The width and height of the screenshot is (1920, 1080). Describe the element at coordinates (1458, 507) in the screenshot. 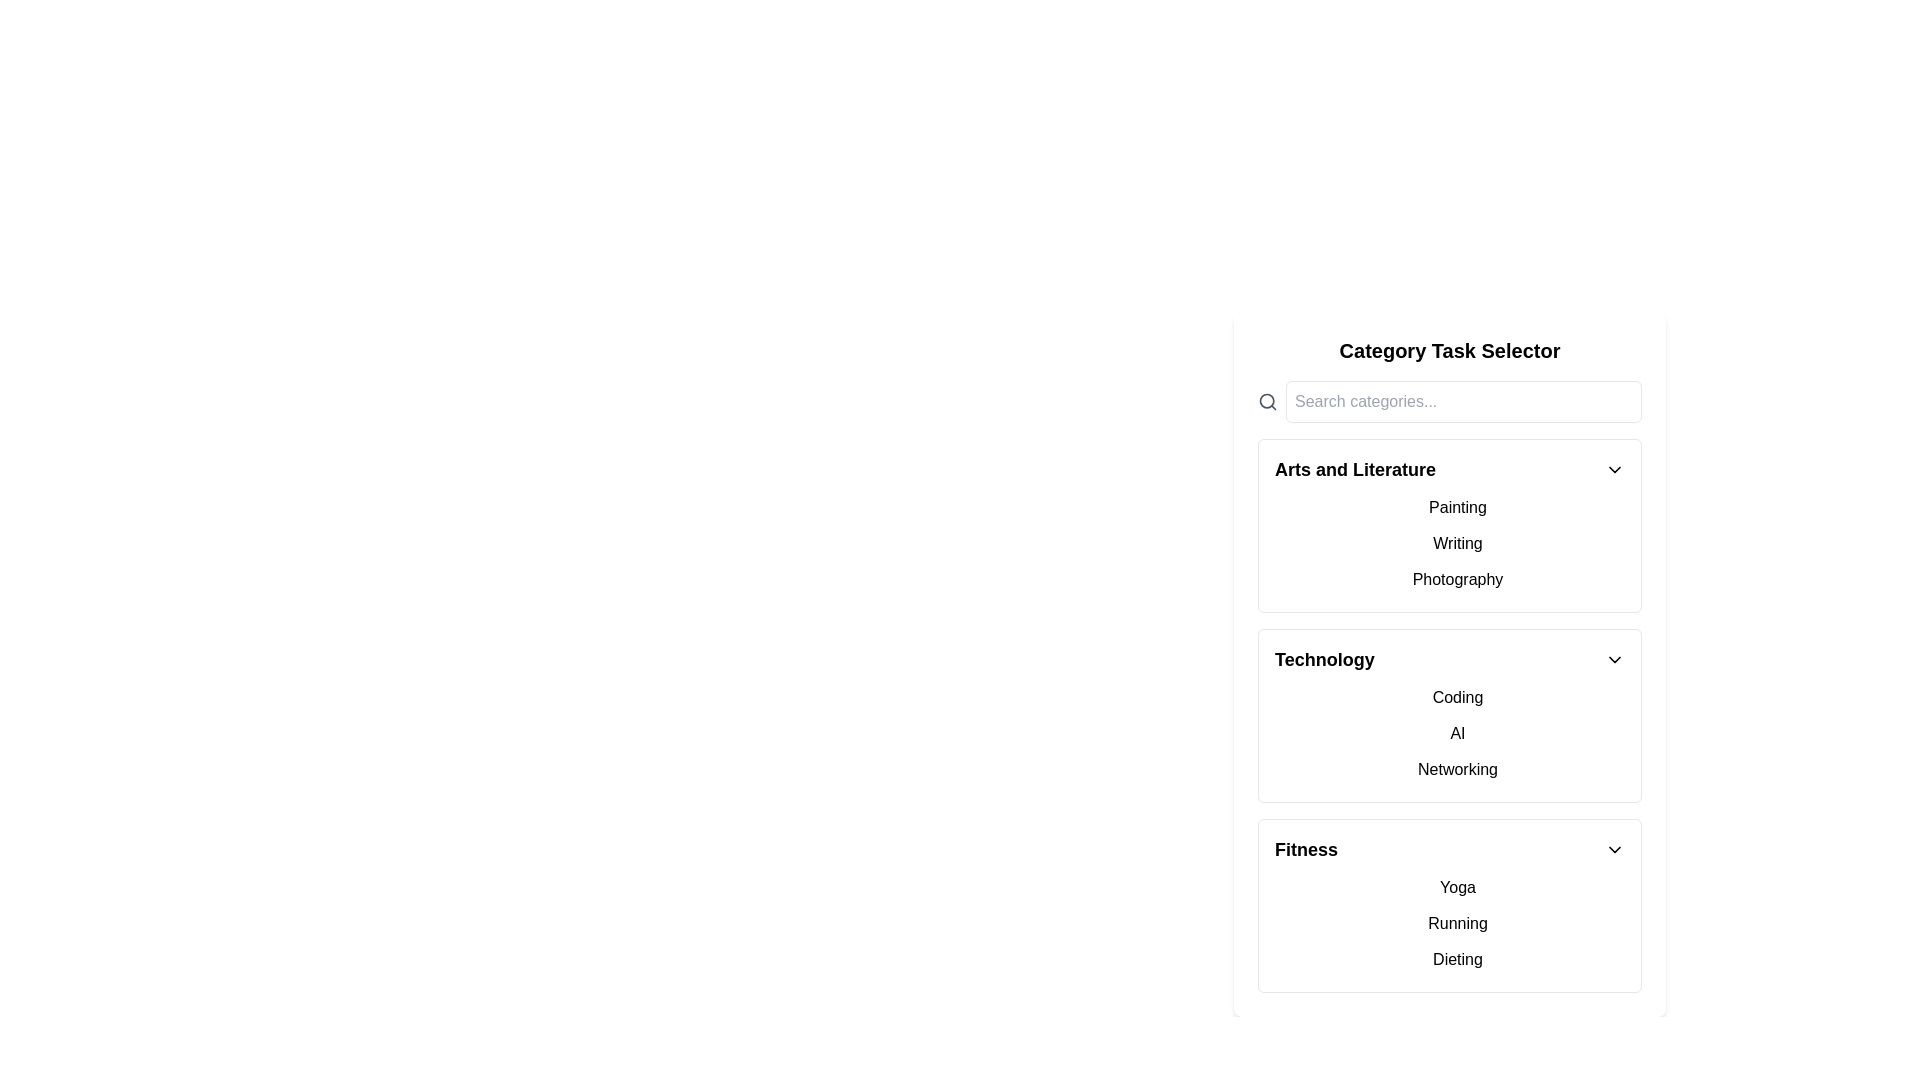

I see `the 'Painting' text link` at that location.